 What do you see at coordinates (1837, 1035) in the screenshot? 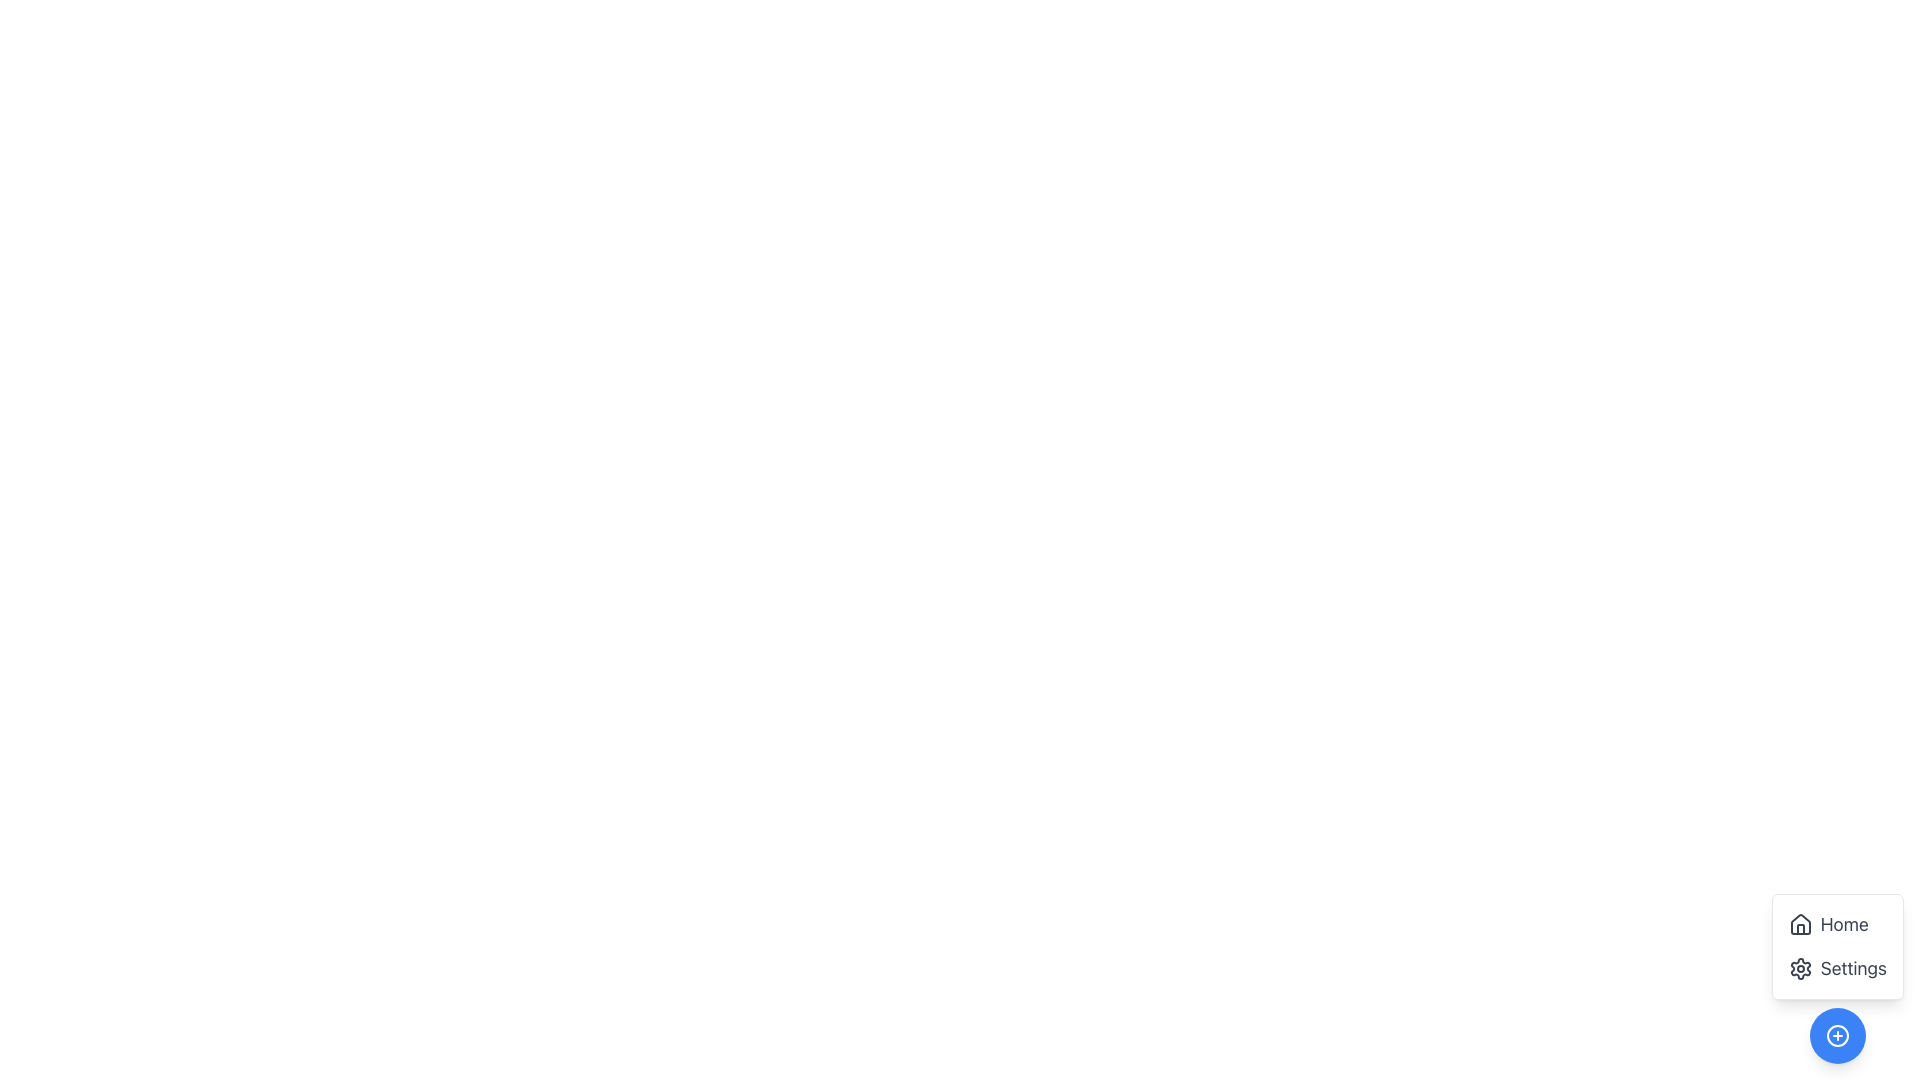
I see `the blue circular button with a white plus sign icon located at the bottom-right corner of the interface` at bounding box center [1837, 1035].